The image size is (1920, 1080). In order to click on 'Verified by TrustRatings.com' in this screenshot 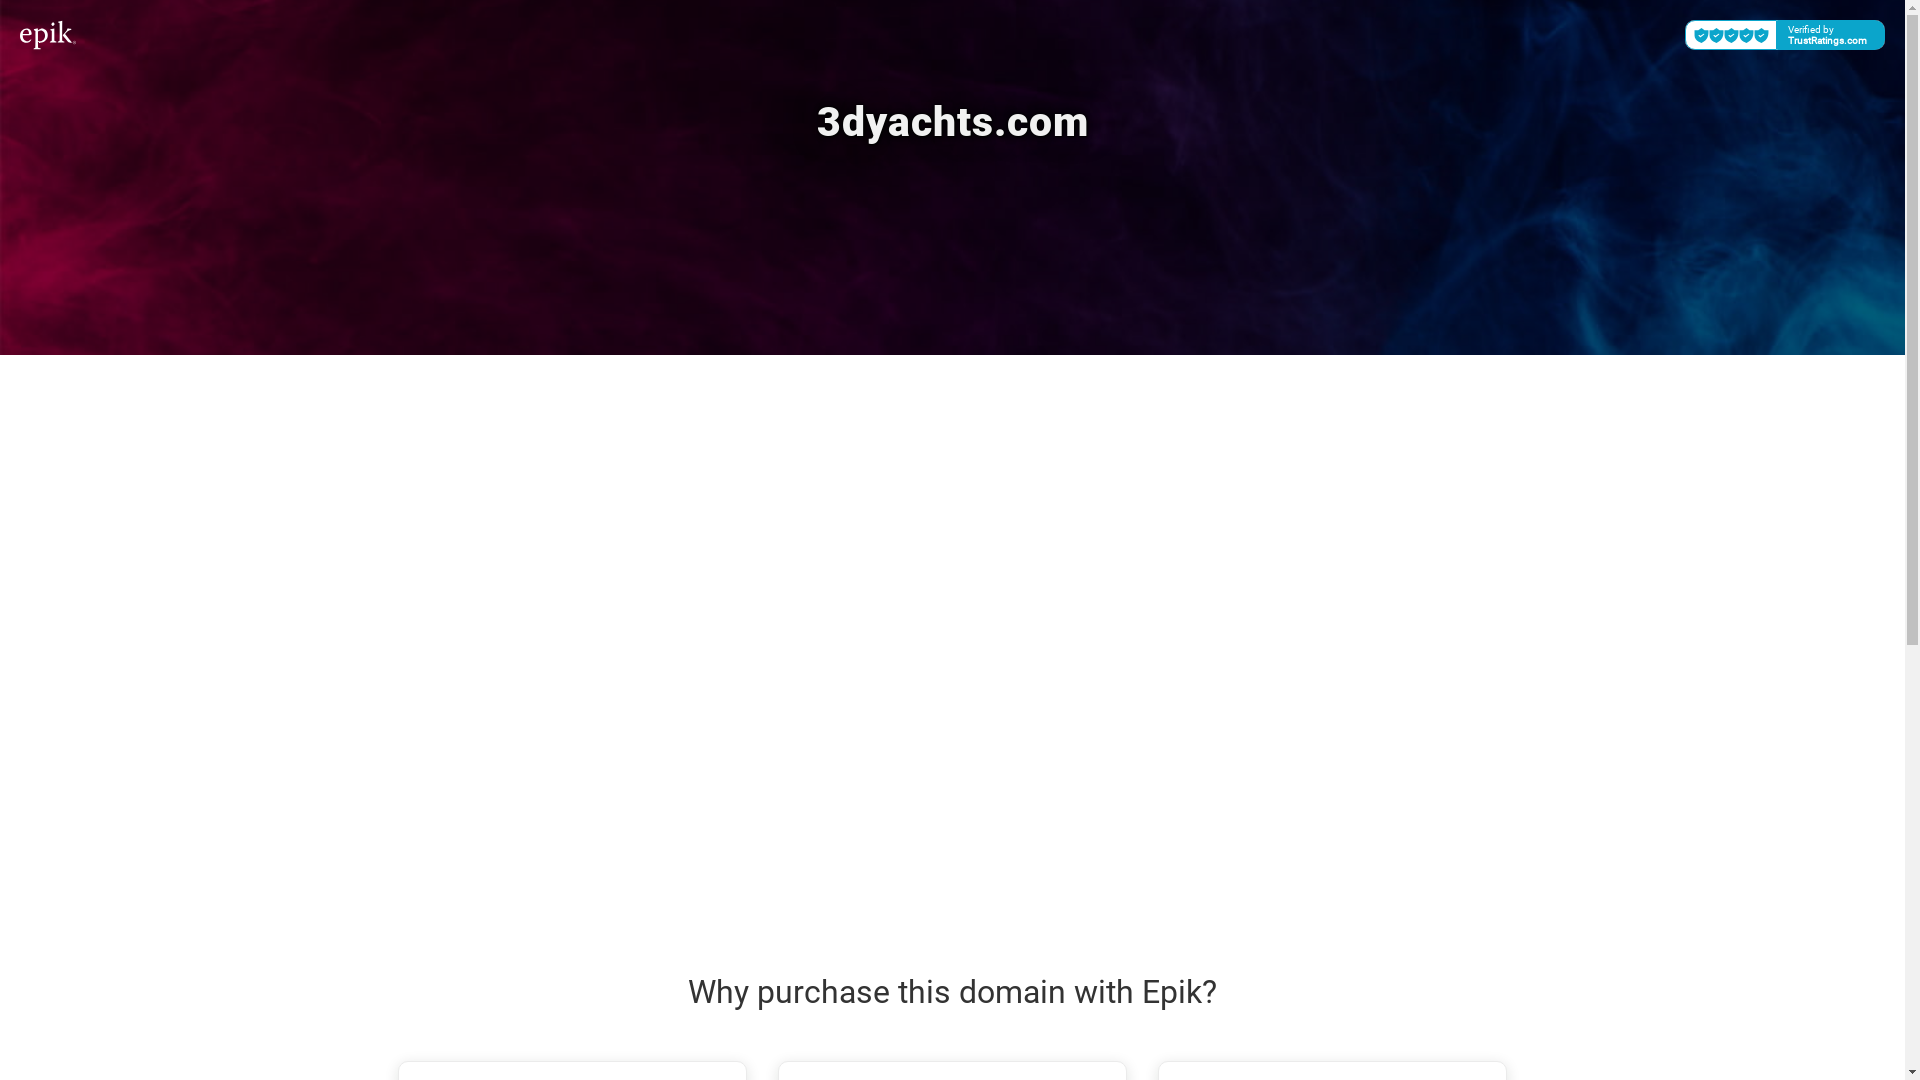, I will do `click(1785, 34)`.